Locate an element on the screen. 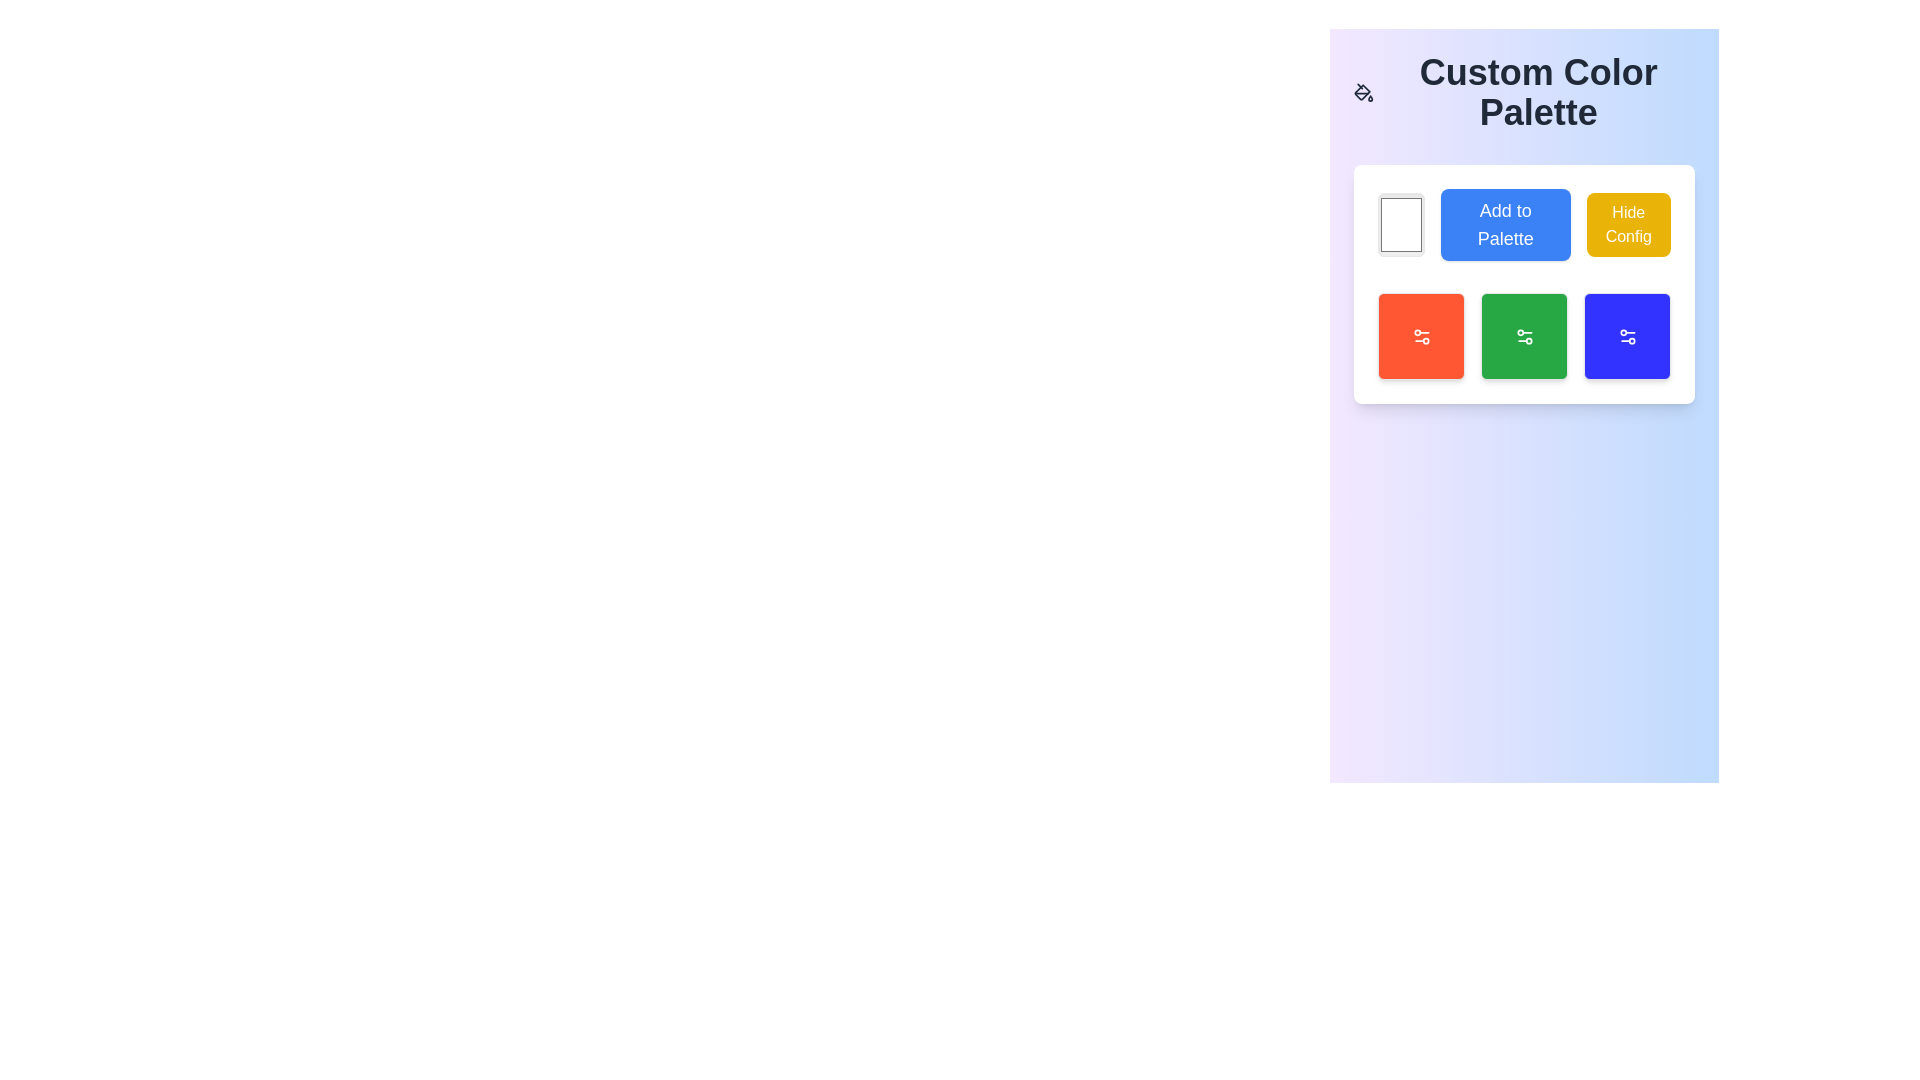 The image size is (1920, 1080). the third tile button with a blue background and white settings icon is located at coordinates (1627, 335).